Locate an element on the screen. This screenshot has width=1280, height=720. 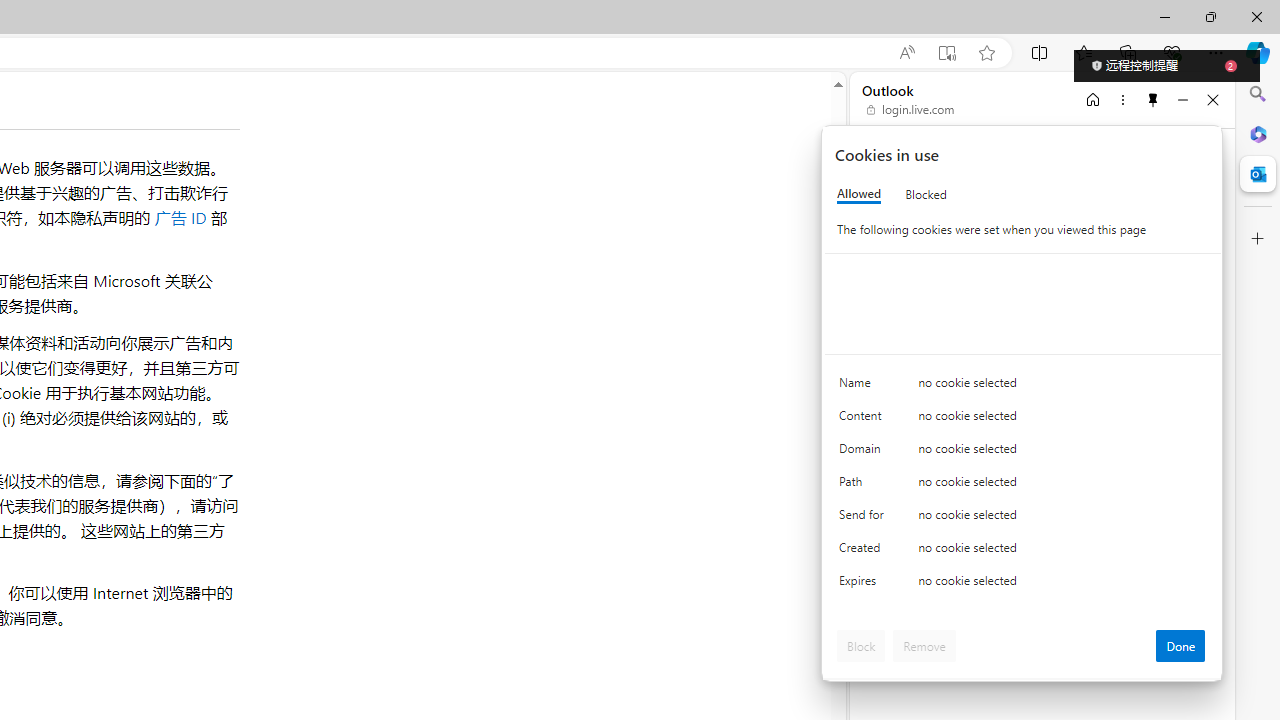
'Remove' is located at coordinates (923, 645).